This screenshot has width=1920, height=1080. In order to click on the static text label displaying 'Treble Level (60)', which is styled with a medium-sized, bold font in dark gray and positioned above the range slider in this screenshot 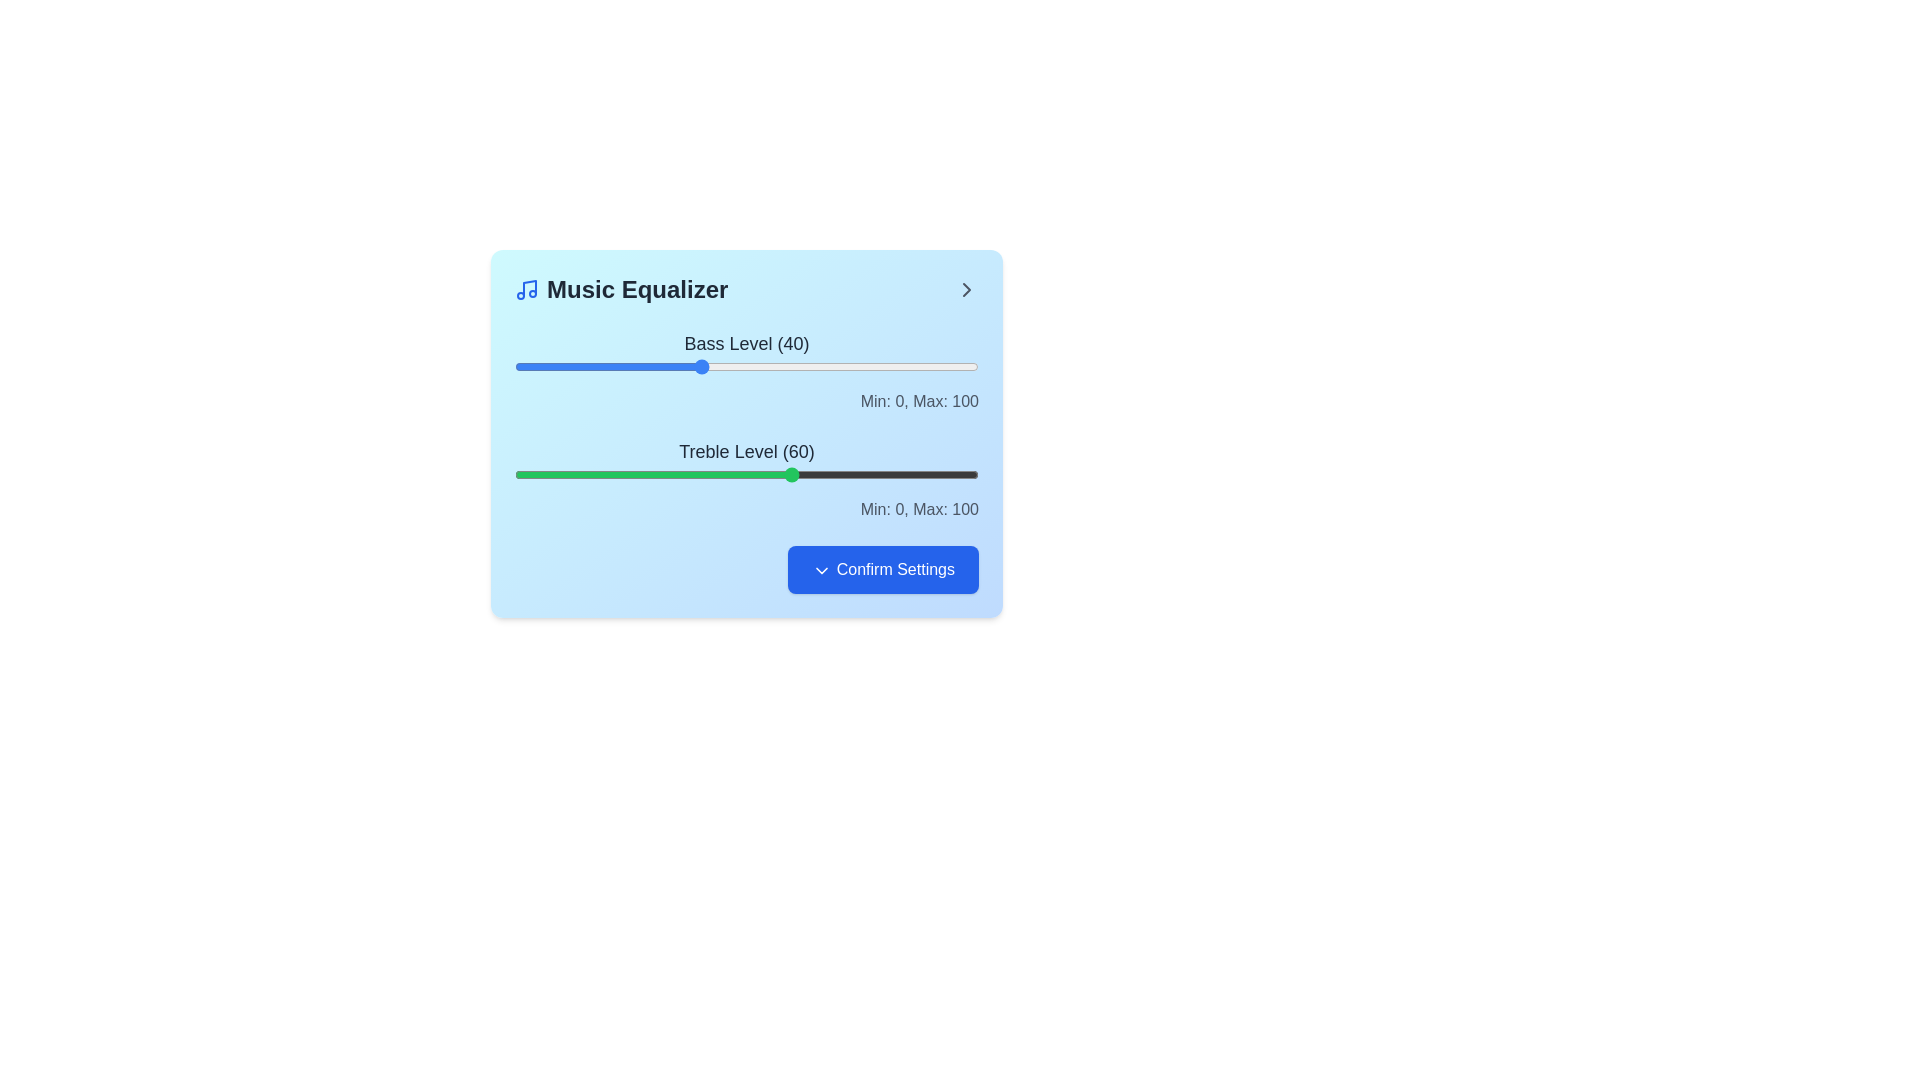, I will do `click(746, 451)`.